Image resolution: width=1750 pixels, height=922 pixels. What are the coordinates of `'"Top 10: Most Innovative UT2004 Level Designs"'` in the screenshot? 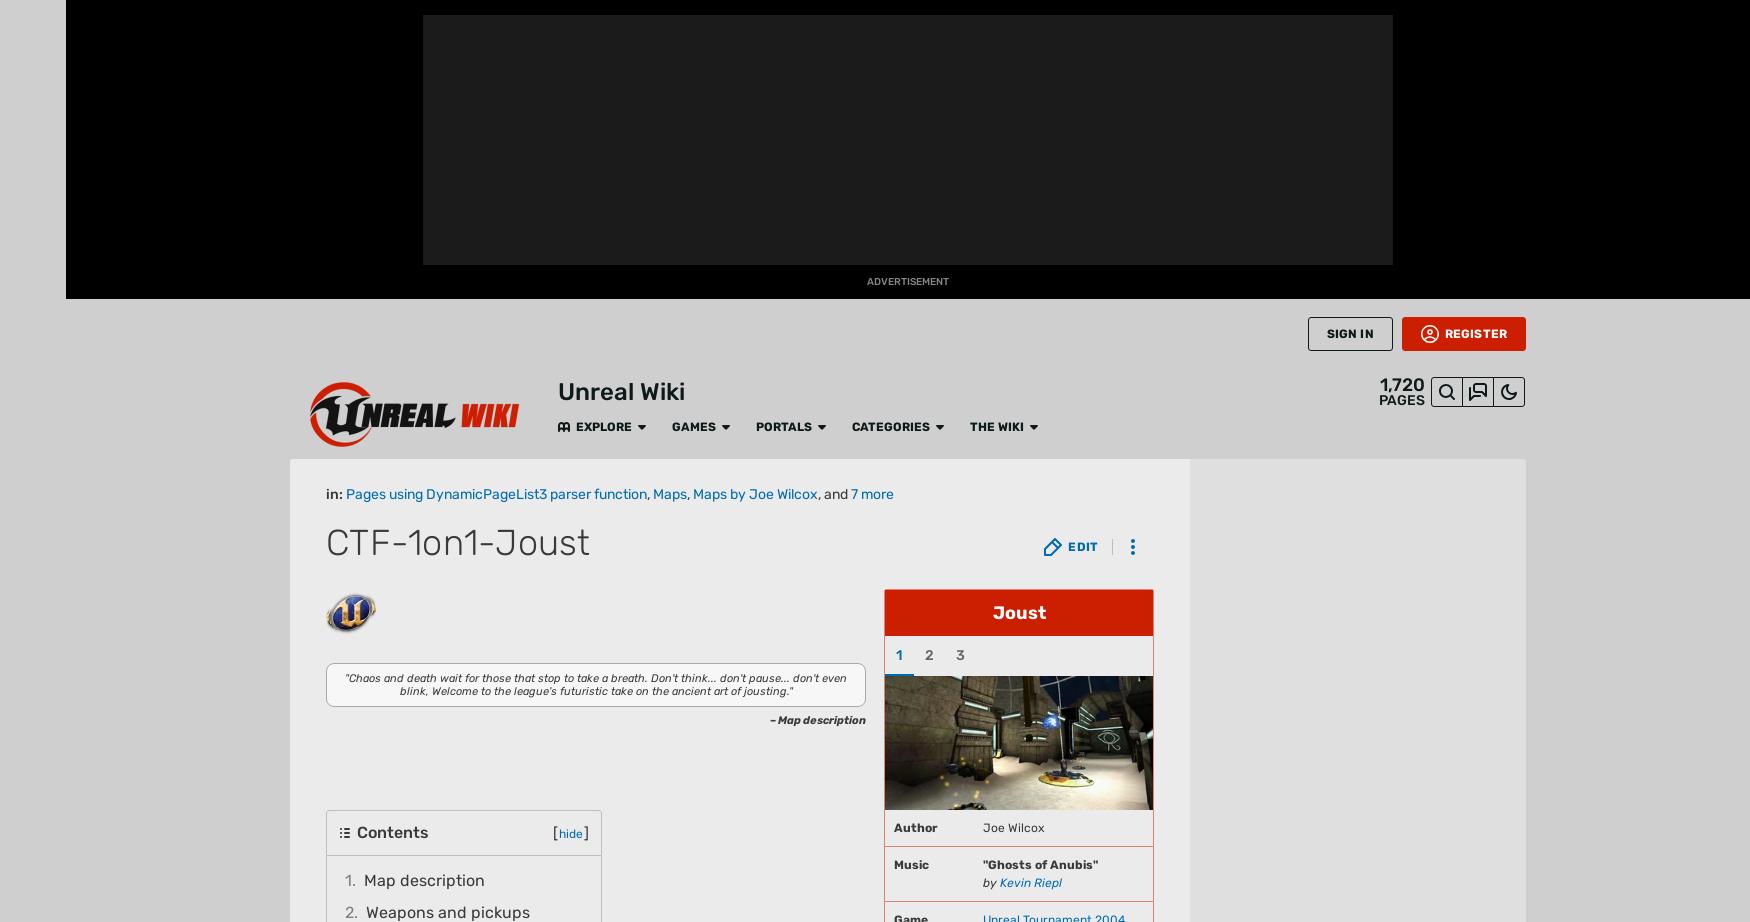 It's located at (729, 790).